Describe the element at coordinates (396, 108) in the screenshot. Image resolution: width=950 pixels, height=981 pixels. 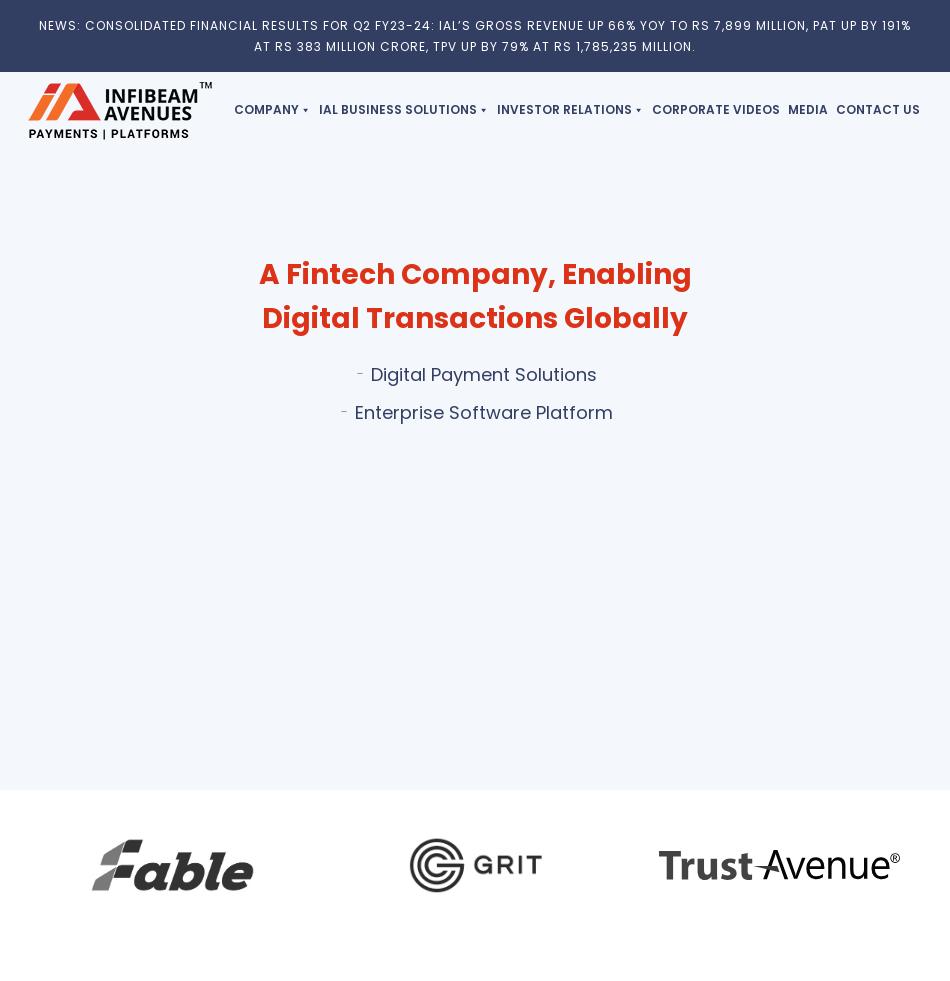
I see `'IAL Business Solutions'` at that location.